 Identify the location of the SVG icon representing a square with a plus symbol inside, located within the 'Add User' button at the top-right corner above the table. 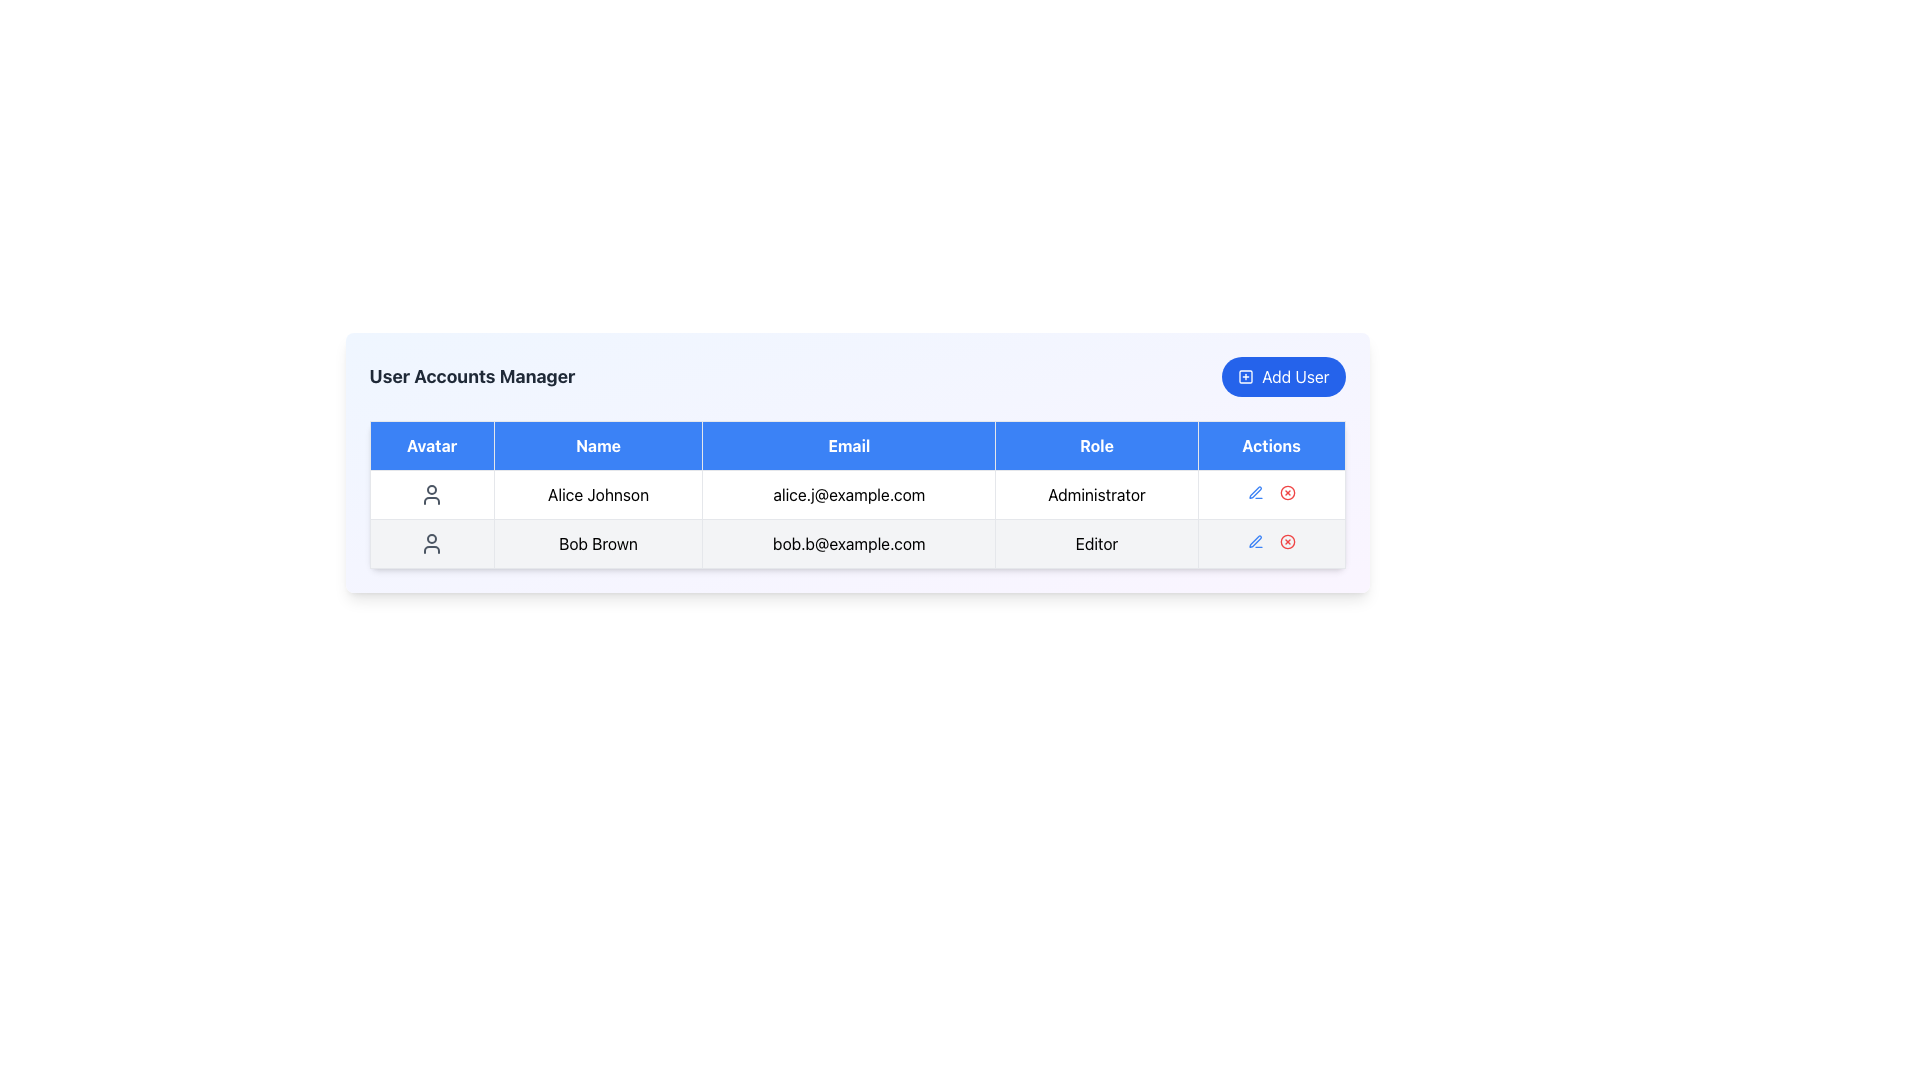
(1245, 377).